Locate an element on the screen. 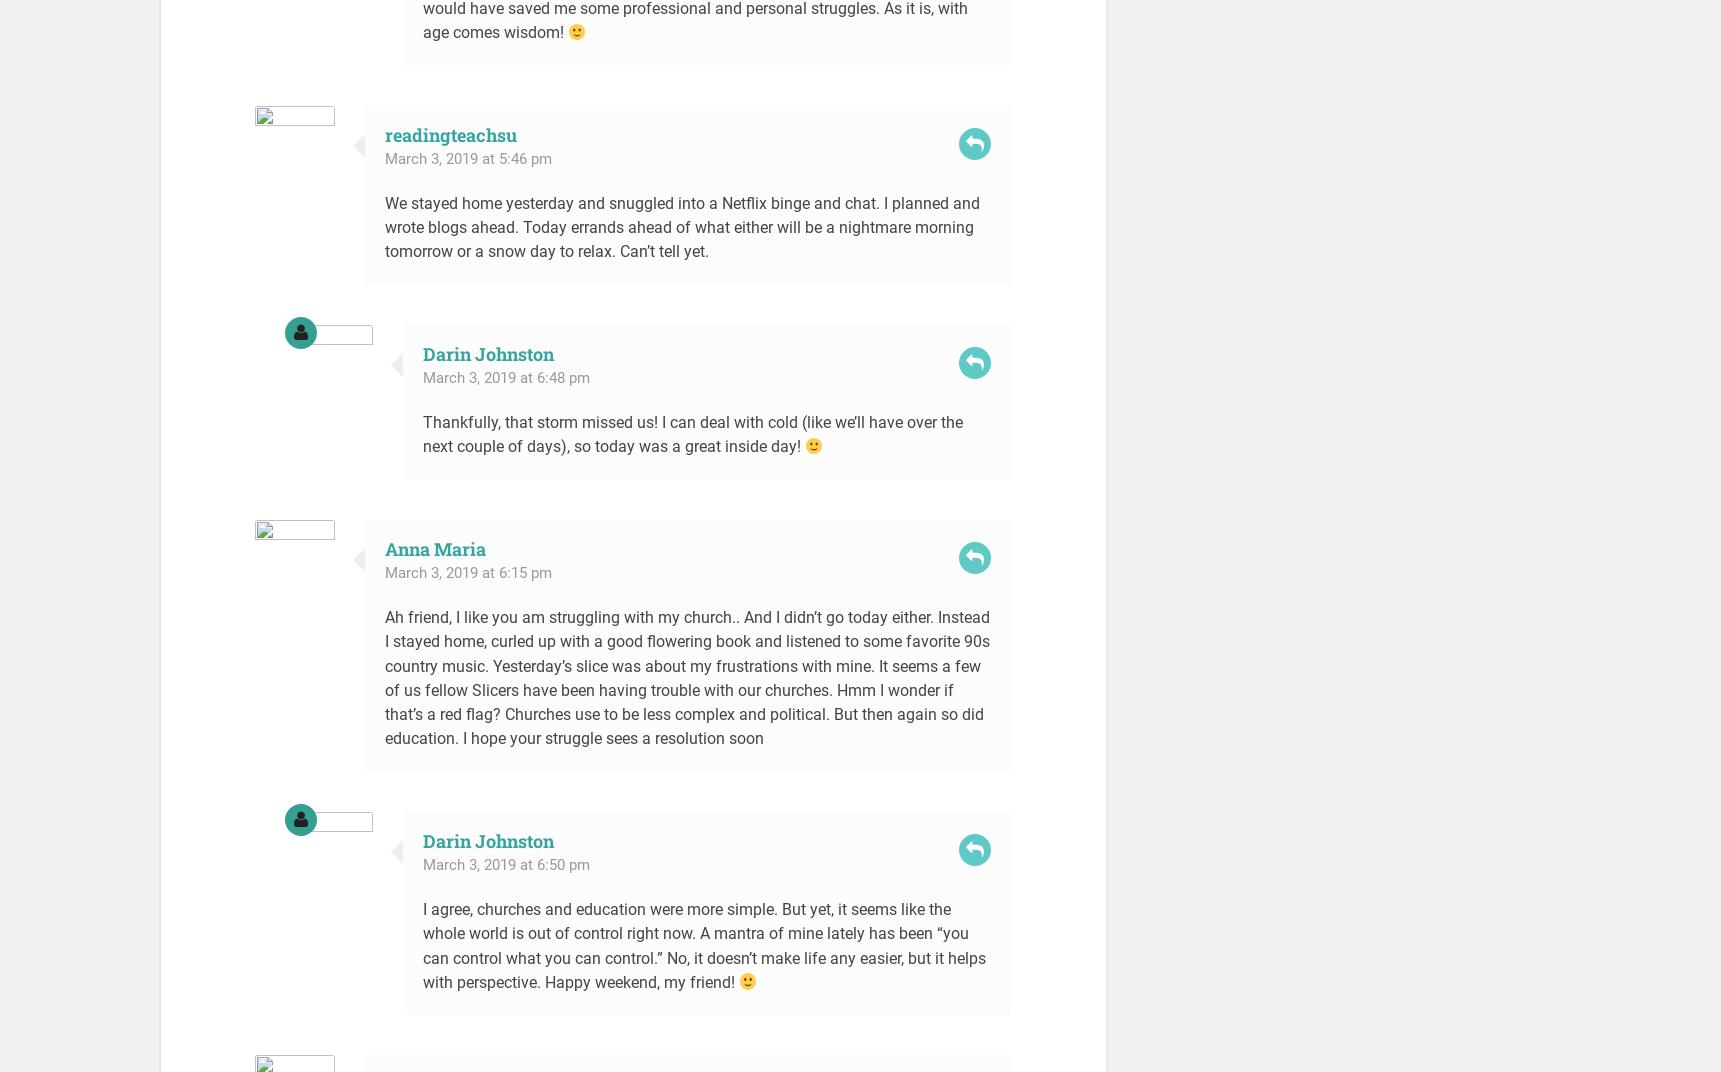 This screenshot has height=1072, width=1721. 'Thankfully, that storm missed us! I can deal with cold (like we’ll have over the next couple of days), so today was a great inside day!' is located at coordinates (691, 433).